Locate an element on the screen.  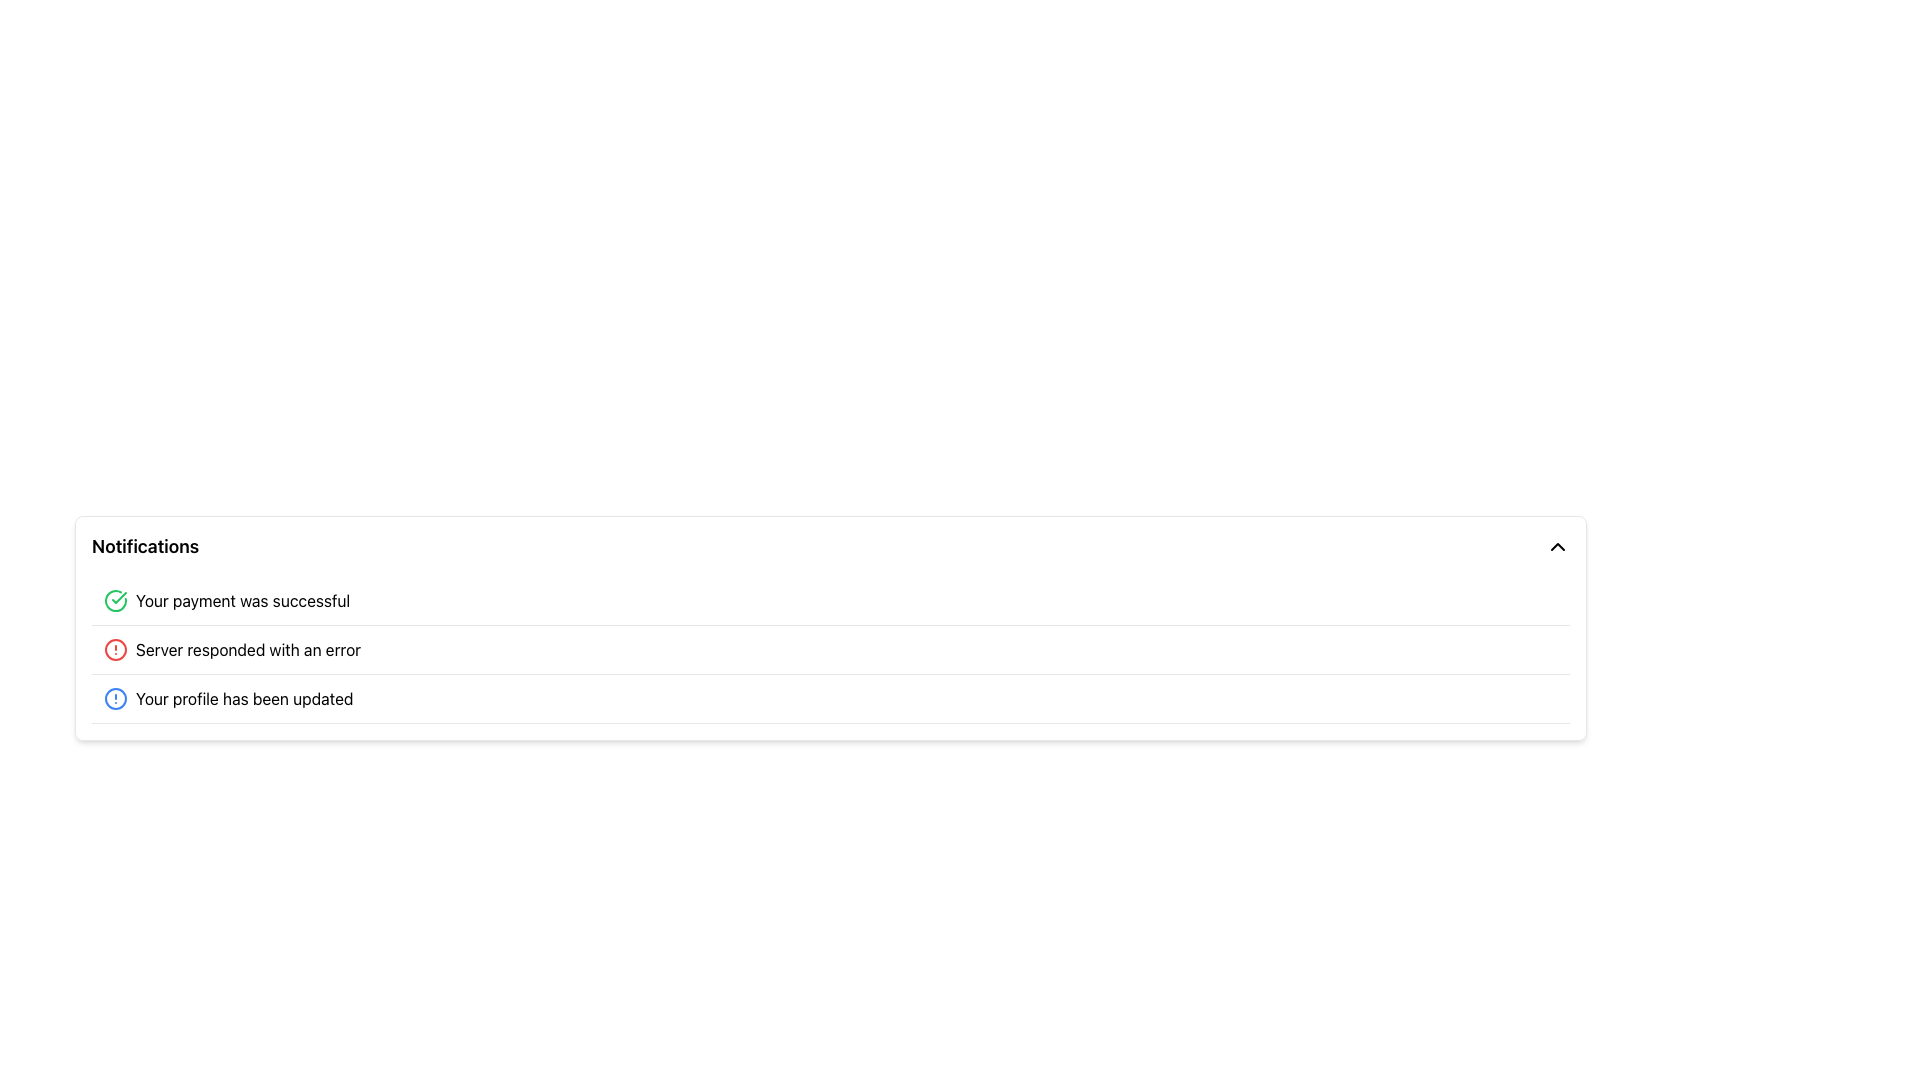
the second Notification List Item that displays the message 'Server responded with an error', which is visually distinct with a red circular warning icon on its left is located at coordinates (830, 650).